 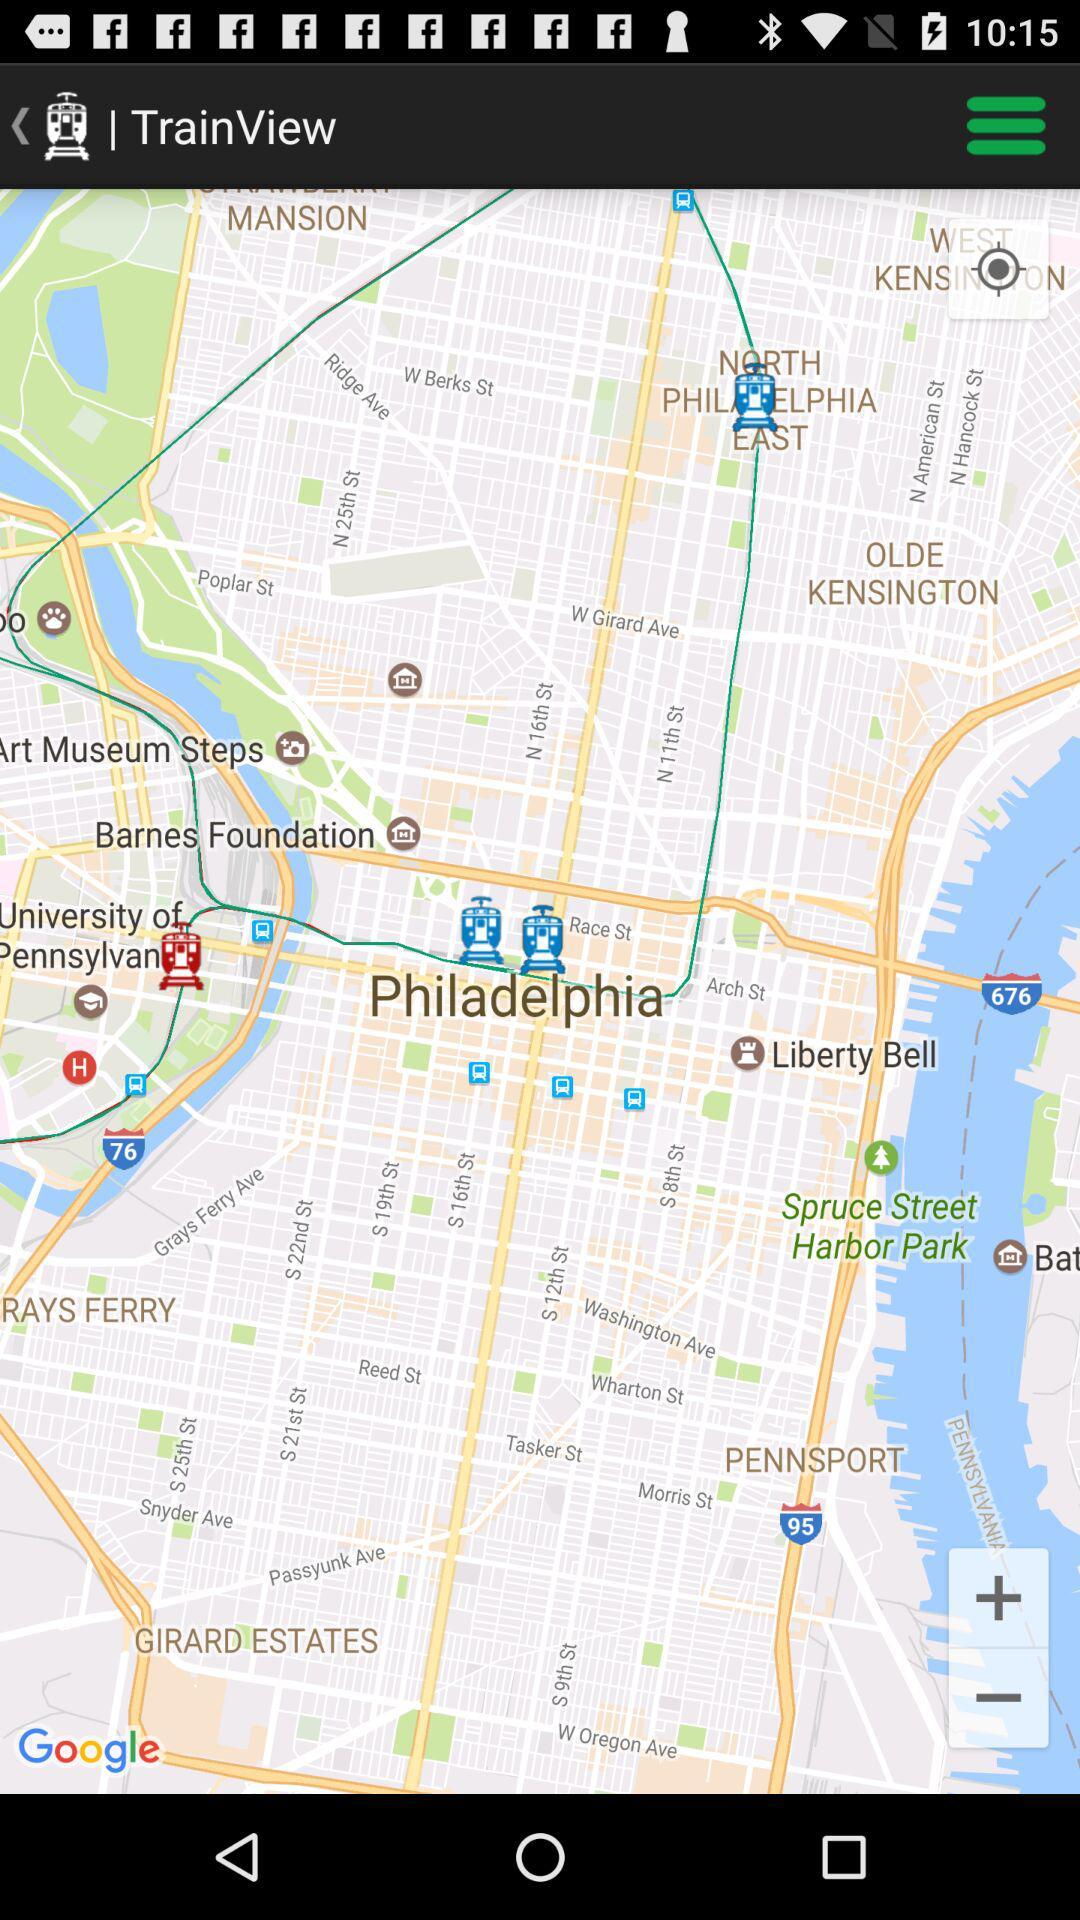 I want to click on the location_crosshair icon, so click(x=998, y=288).